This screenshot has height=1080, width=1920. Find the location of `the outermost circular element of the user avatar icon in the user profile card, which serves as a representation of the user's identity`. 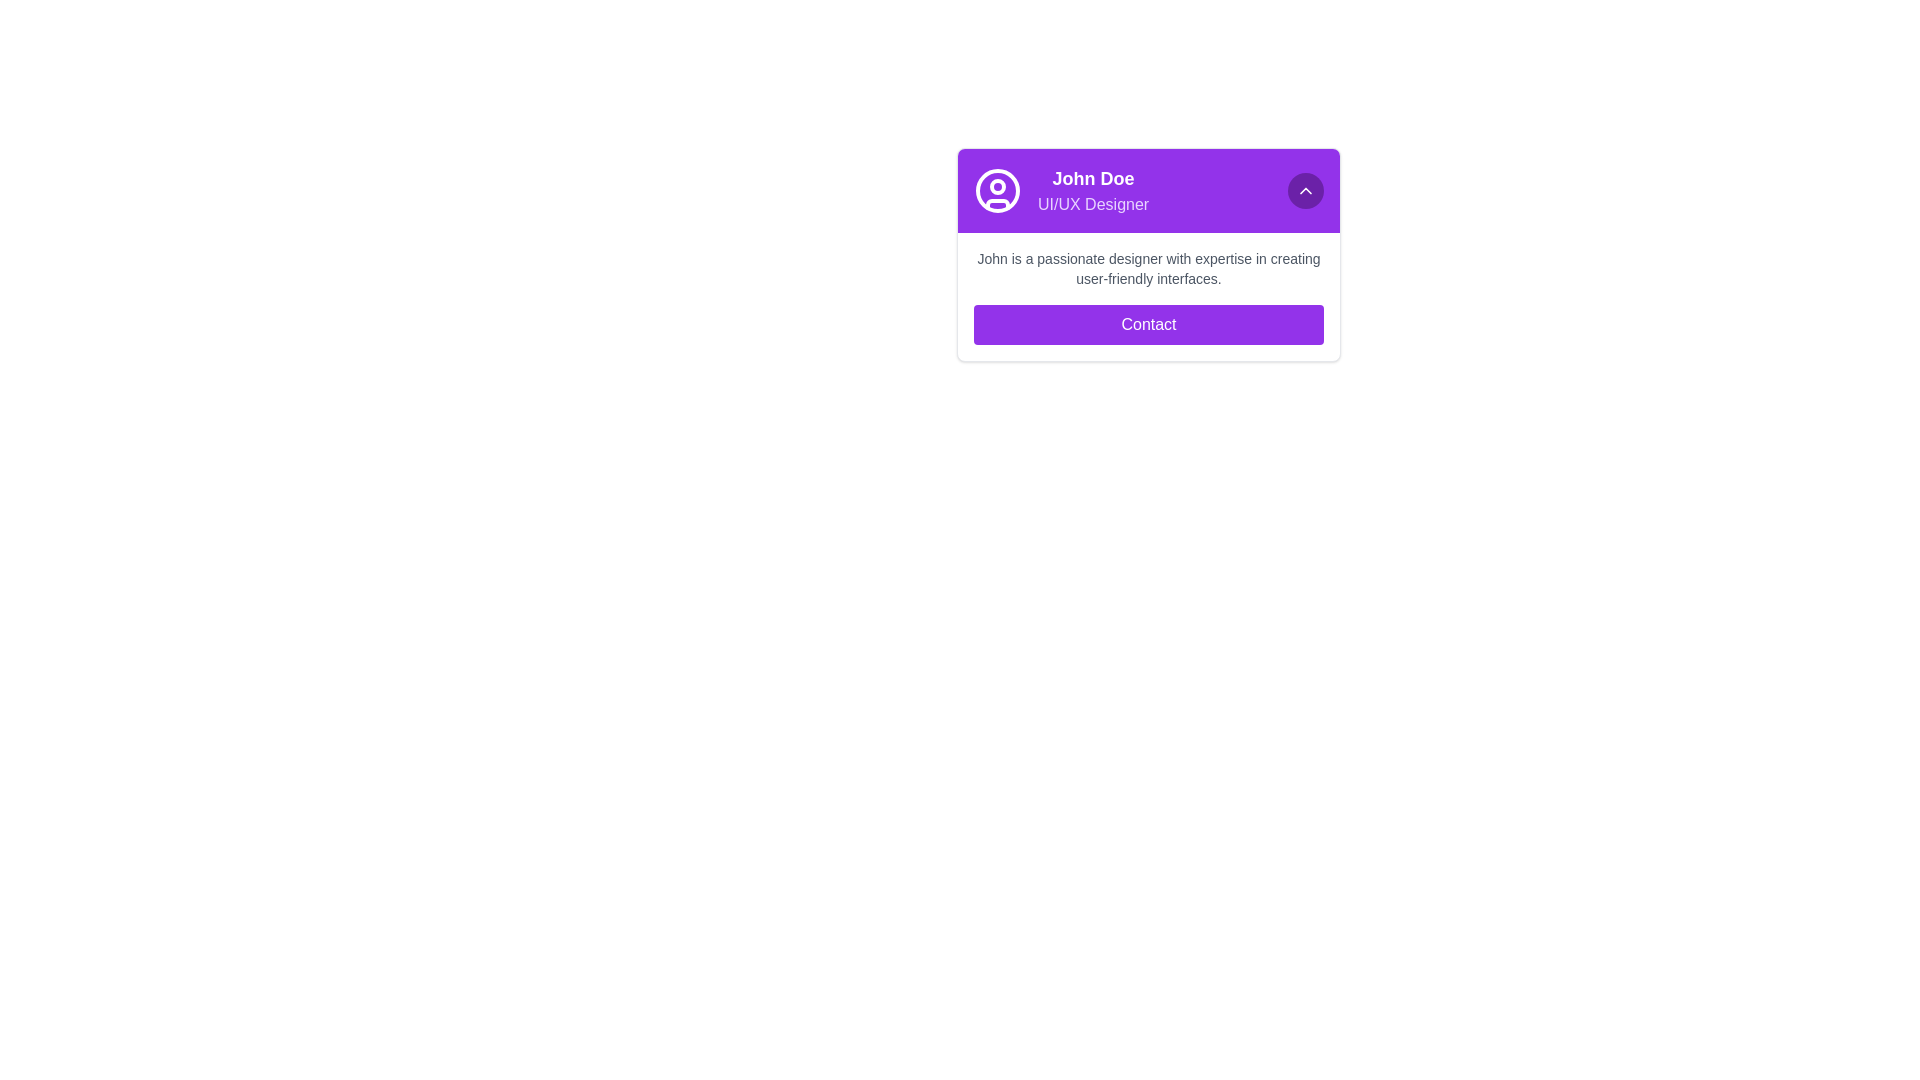

the outermost circular element of the user avatar icon in the user profile card, which serves as a representation of the user's identity is located at coordinates (998, 191).